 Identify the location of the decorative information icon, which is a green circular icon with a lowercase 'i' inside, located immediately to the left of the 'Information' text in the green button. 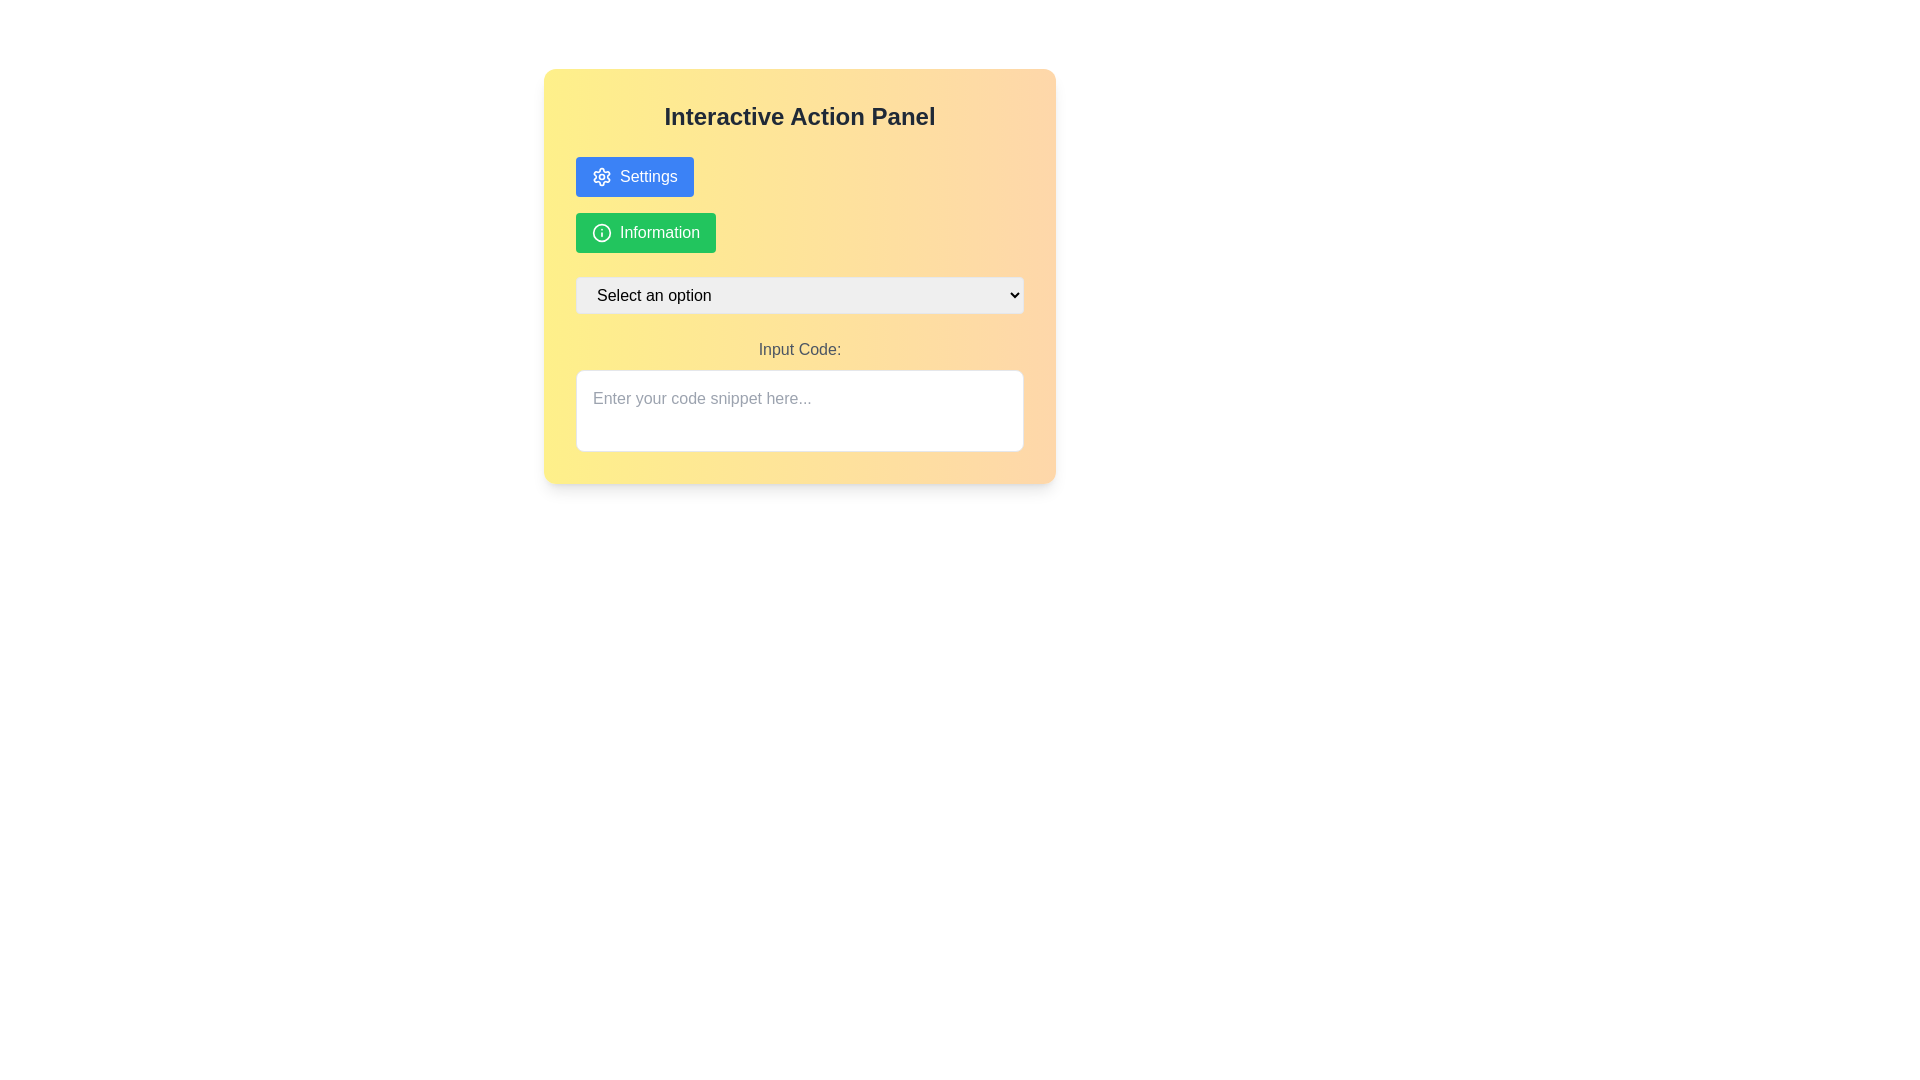
(600, 231).